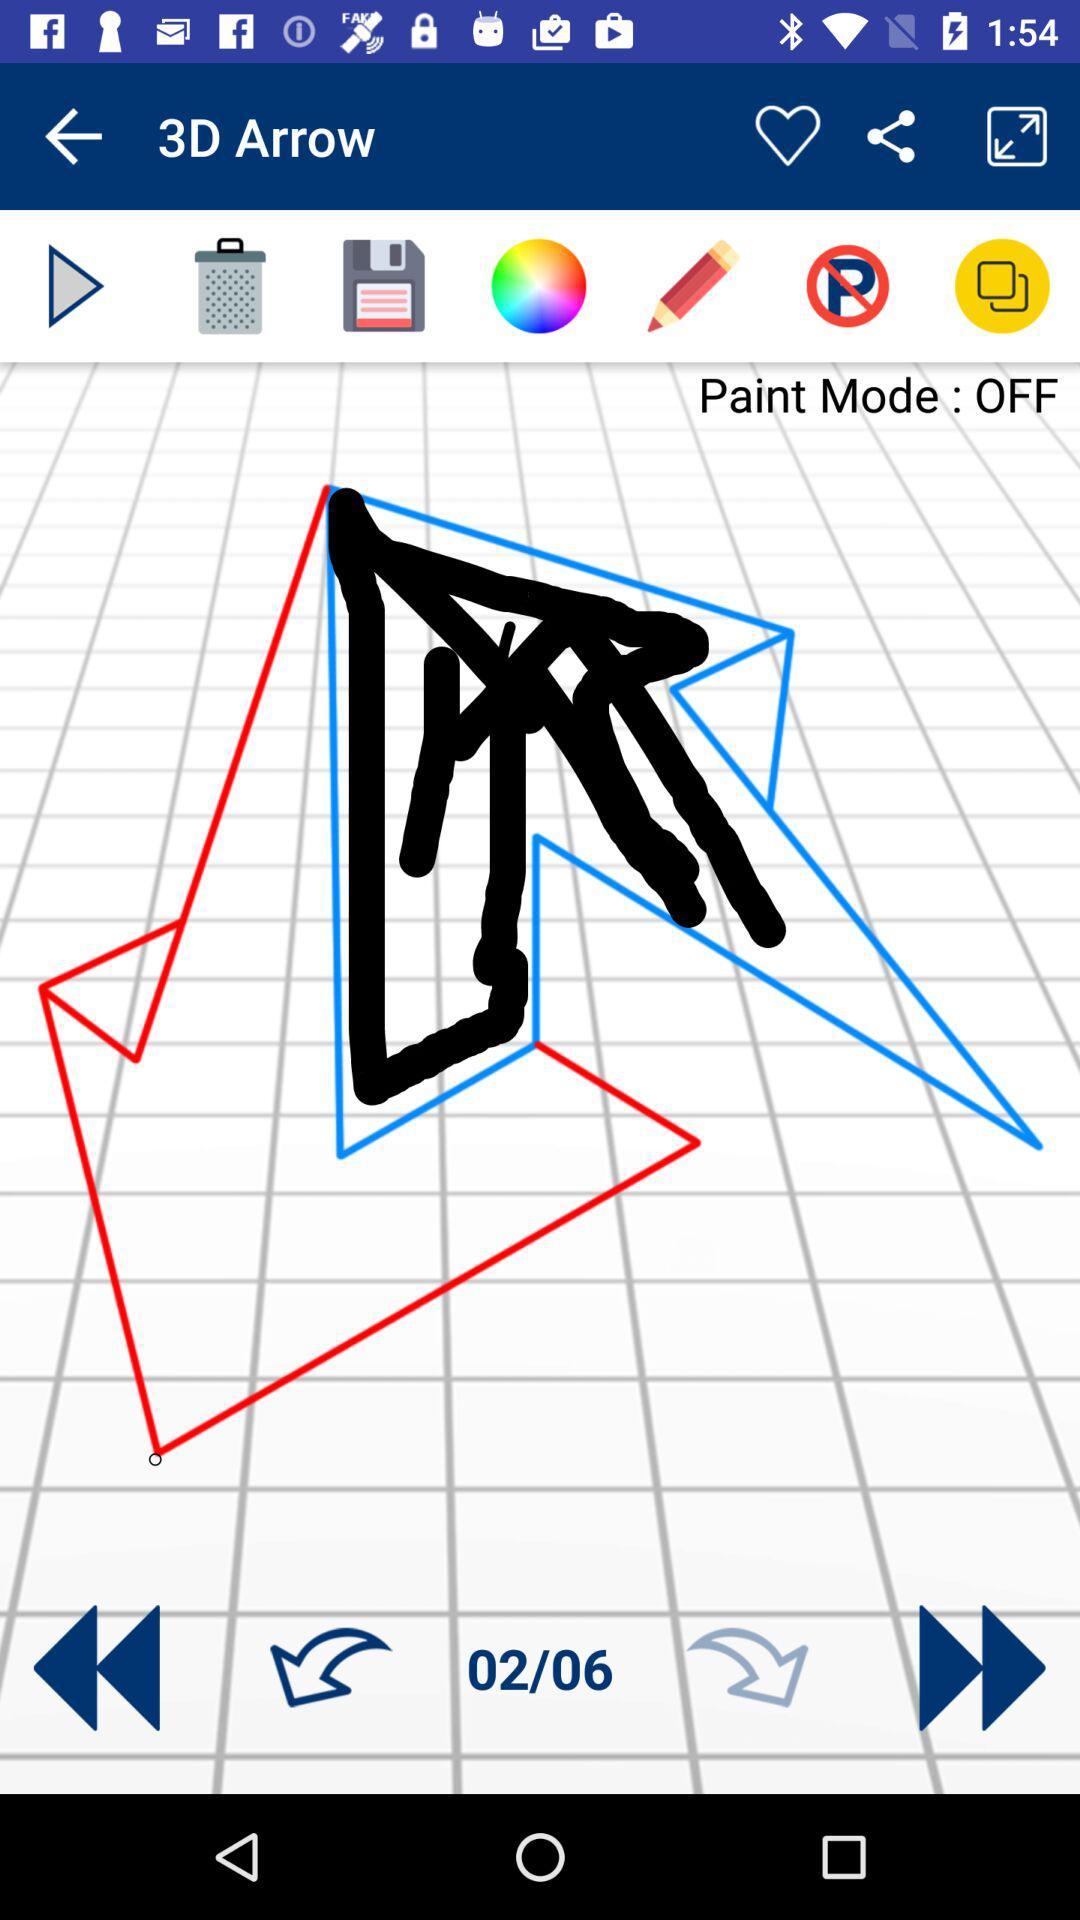 Image resolution: width=1080 pixels, height=1920 pixels. What do you see at coordinates (330, 1668) in the screenshot?
I see `go left` at bounding box center [330, 1668].